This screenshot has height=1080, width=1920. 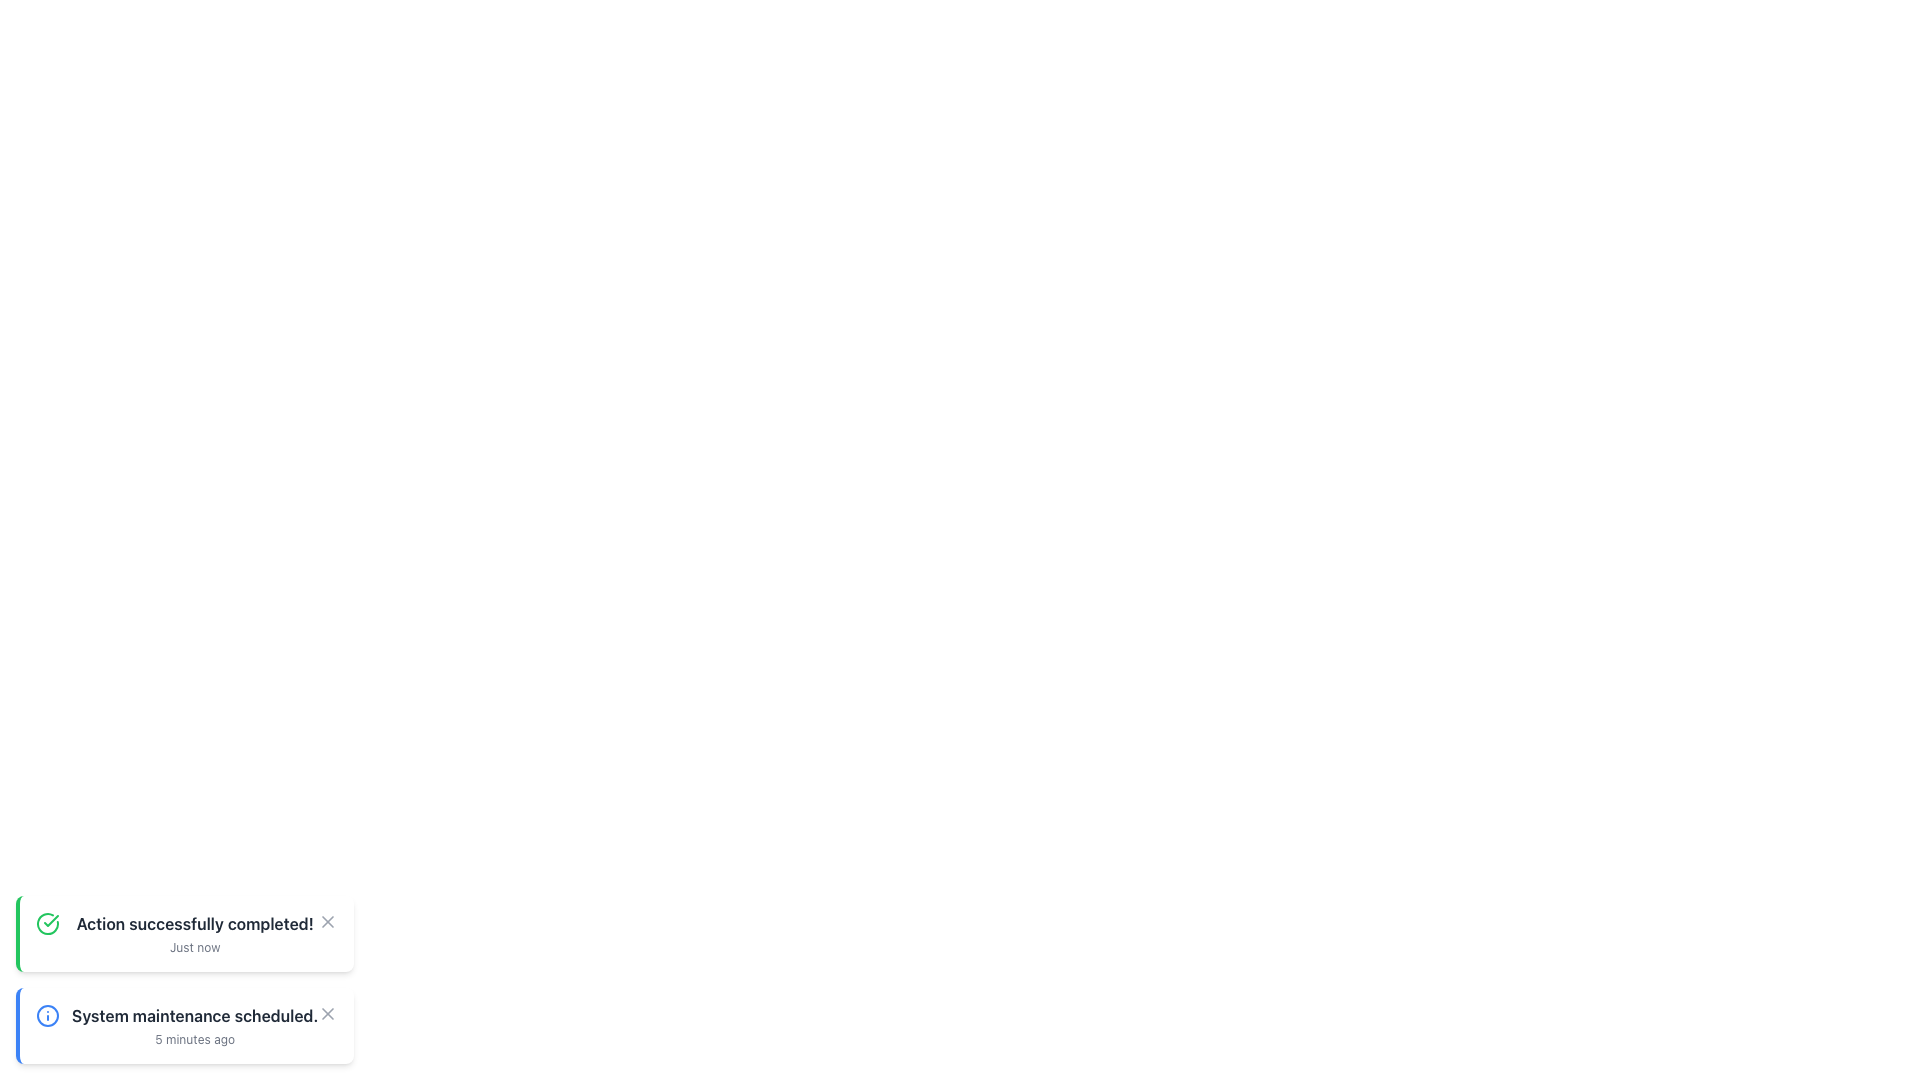 What do you see at coordinates (328, 921) in the screenshot?
I see `the 'X' icon in the top-right corner of the notification block` at bounding box center [328, 921].